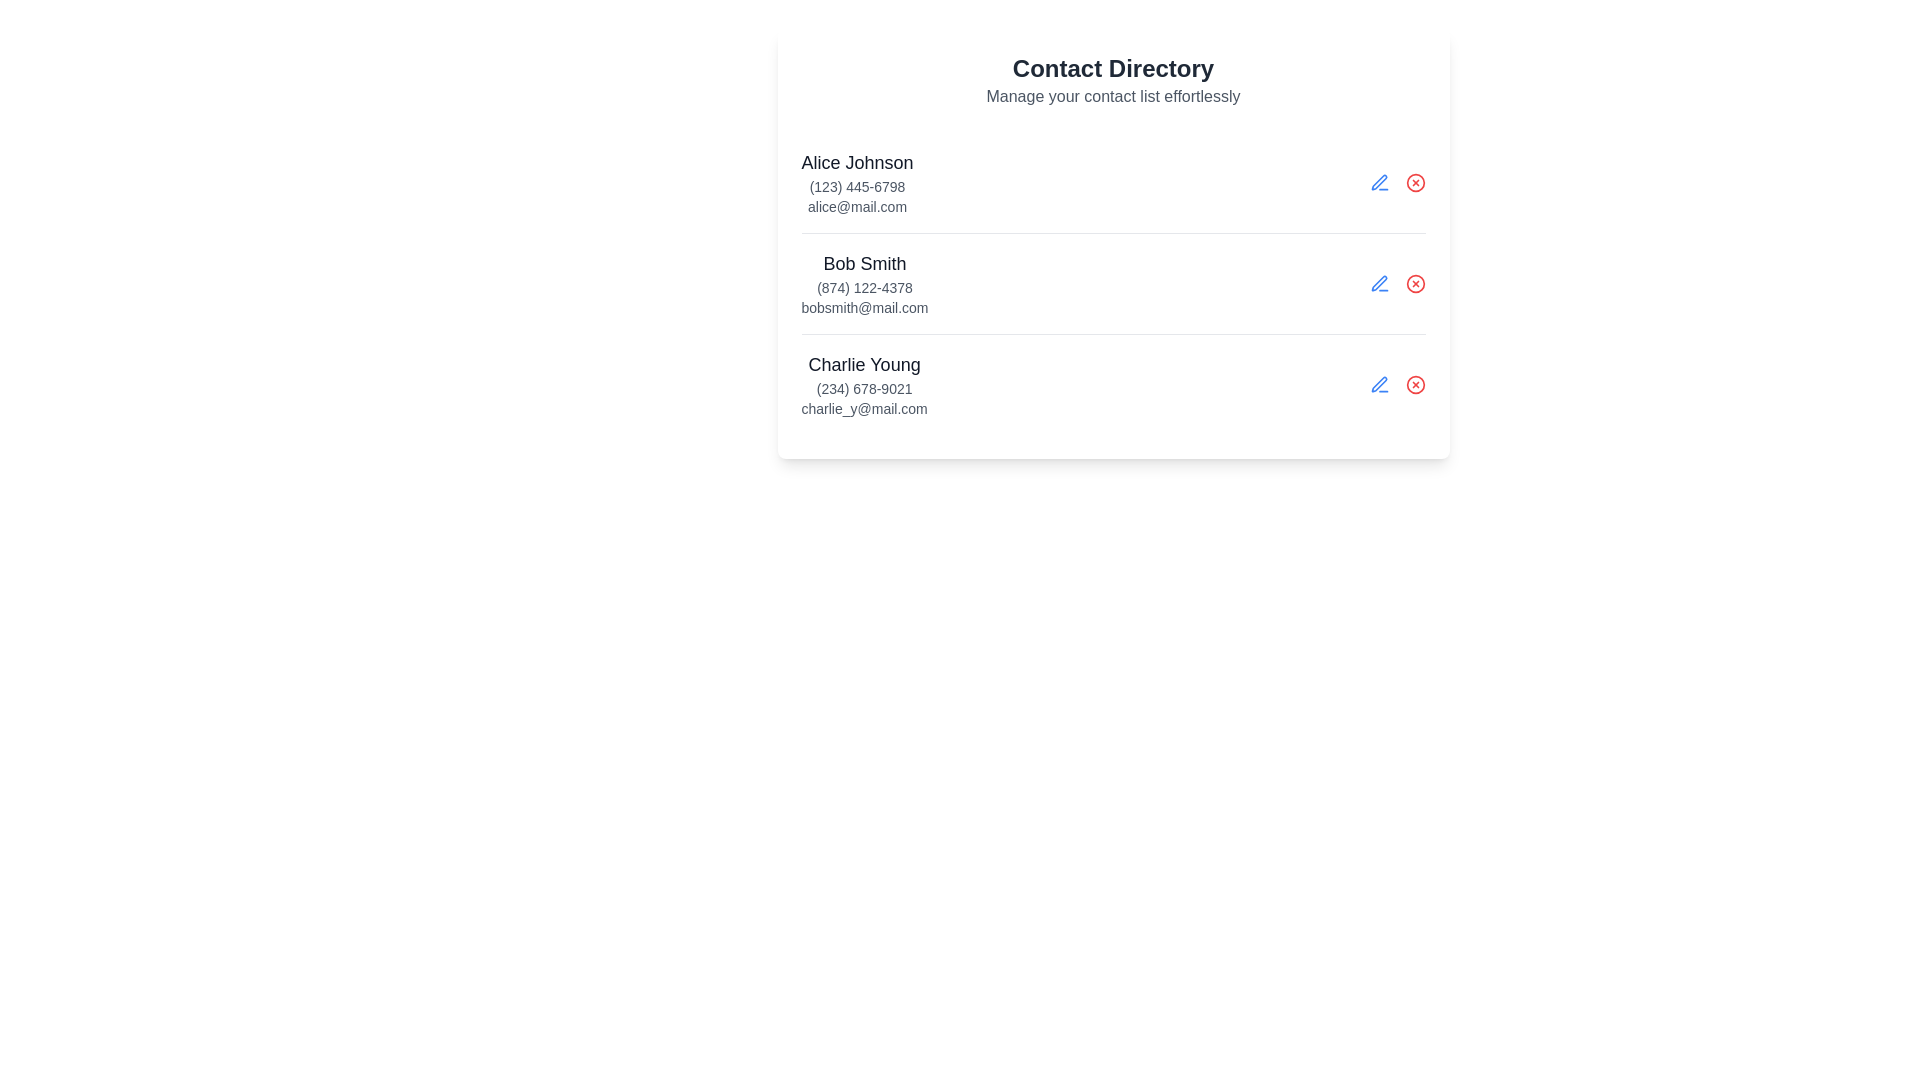 The height and width of the screenshot is (1080, 1920). What do you see at coordinates (1378, 284) in the screenshot?
I see `the view details button for contact Bob Smith` at bounding box center [1378, 284].